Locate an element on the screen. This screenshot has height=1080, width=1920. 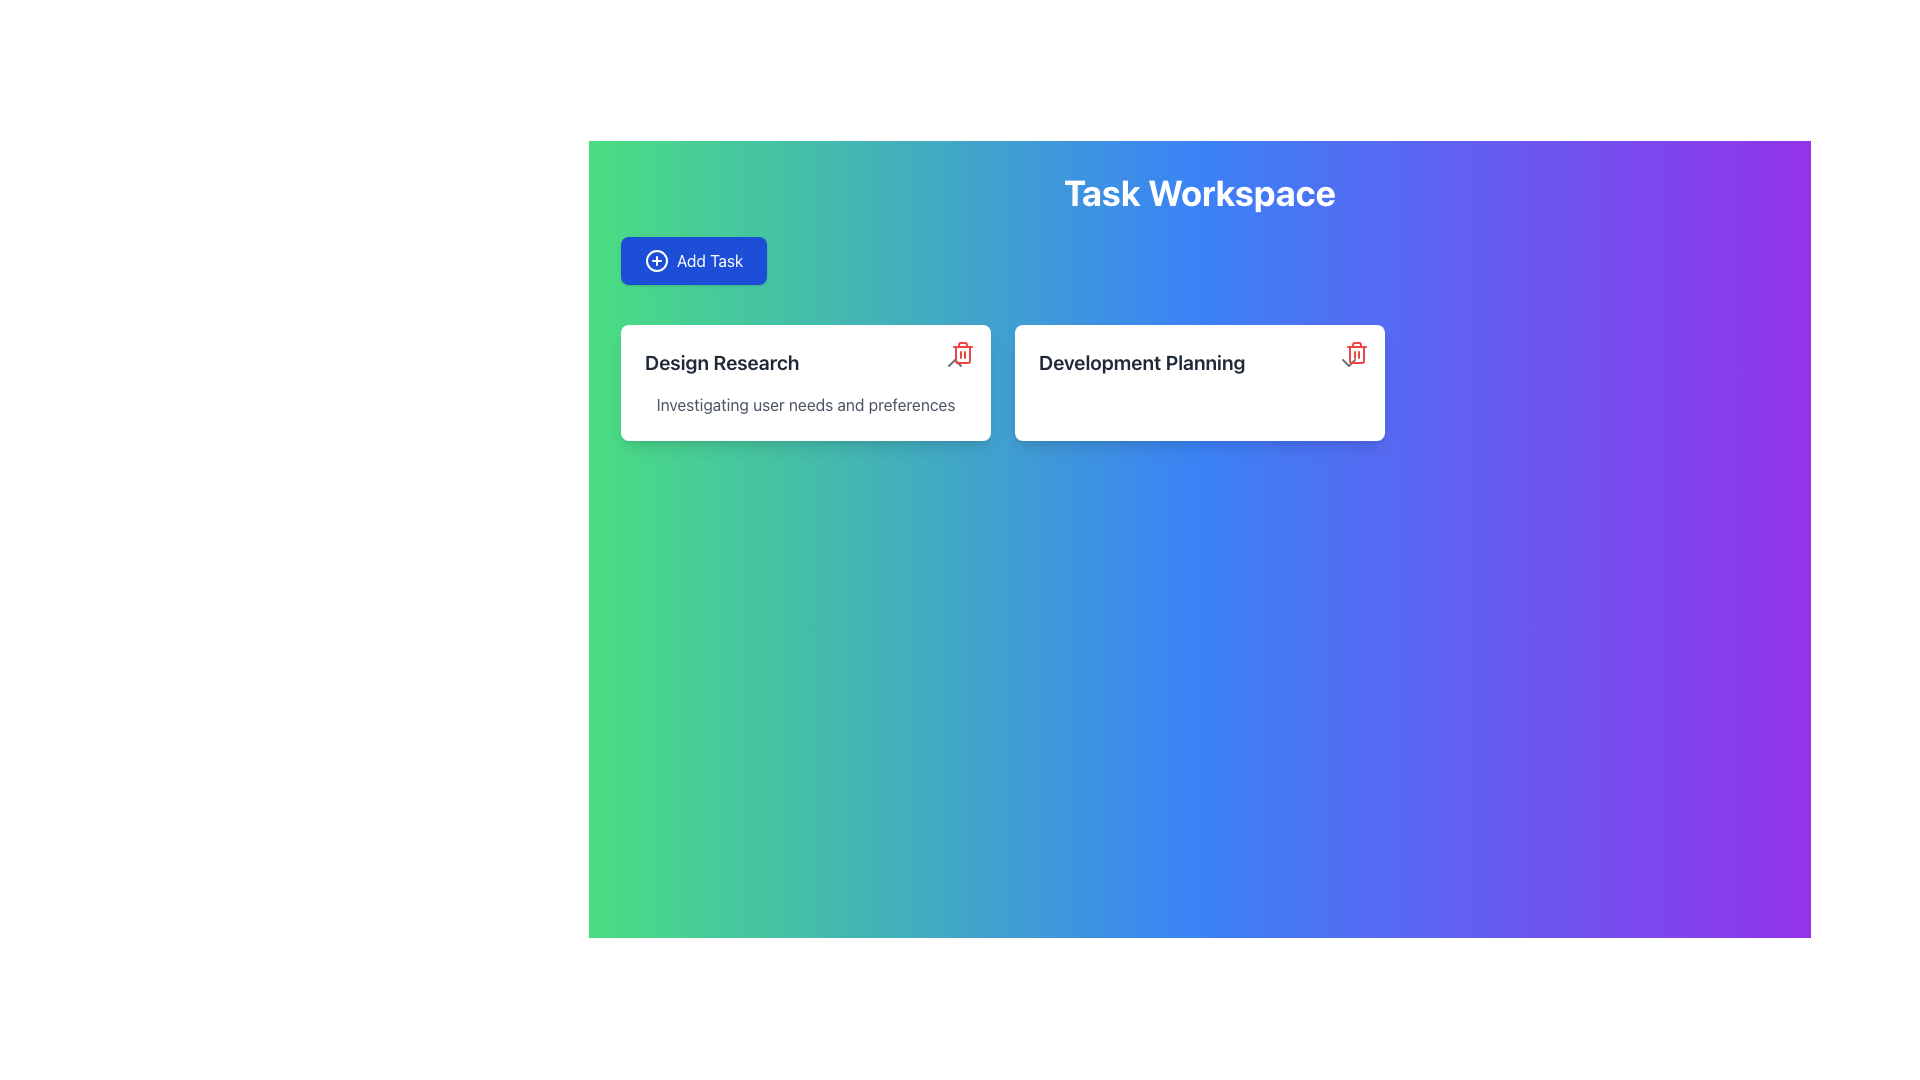
the static text label reading 'Development Planning' which is centrally positioned at the top of a white card with rounded corners in the top-right part of the interface is located at coordinates (1200, 362).